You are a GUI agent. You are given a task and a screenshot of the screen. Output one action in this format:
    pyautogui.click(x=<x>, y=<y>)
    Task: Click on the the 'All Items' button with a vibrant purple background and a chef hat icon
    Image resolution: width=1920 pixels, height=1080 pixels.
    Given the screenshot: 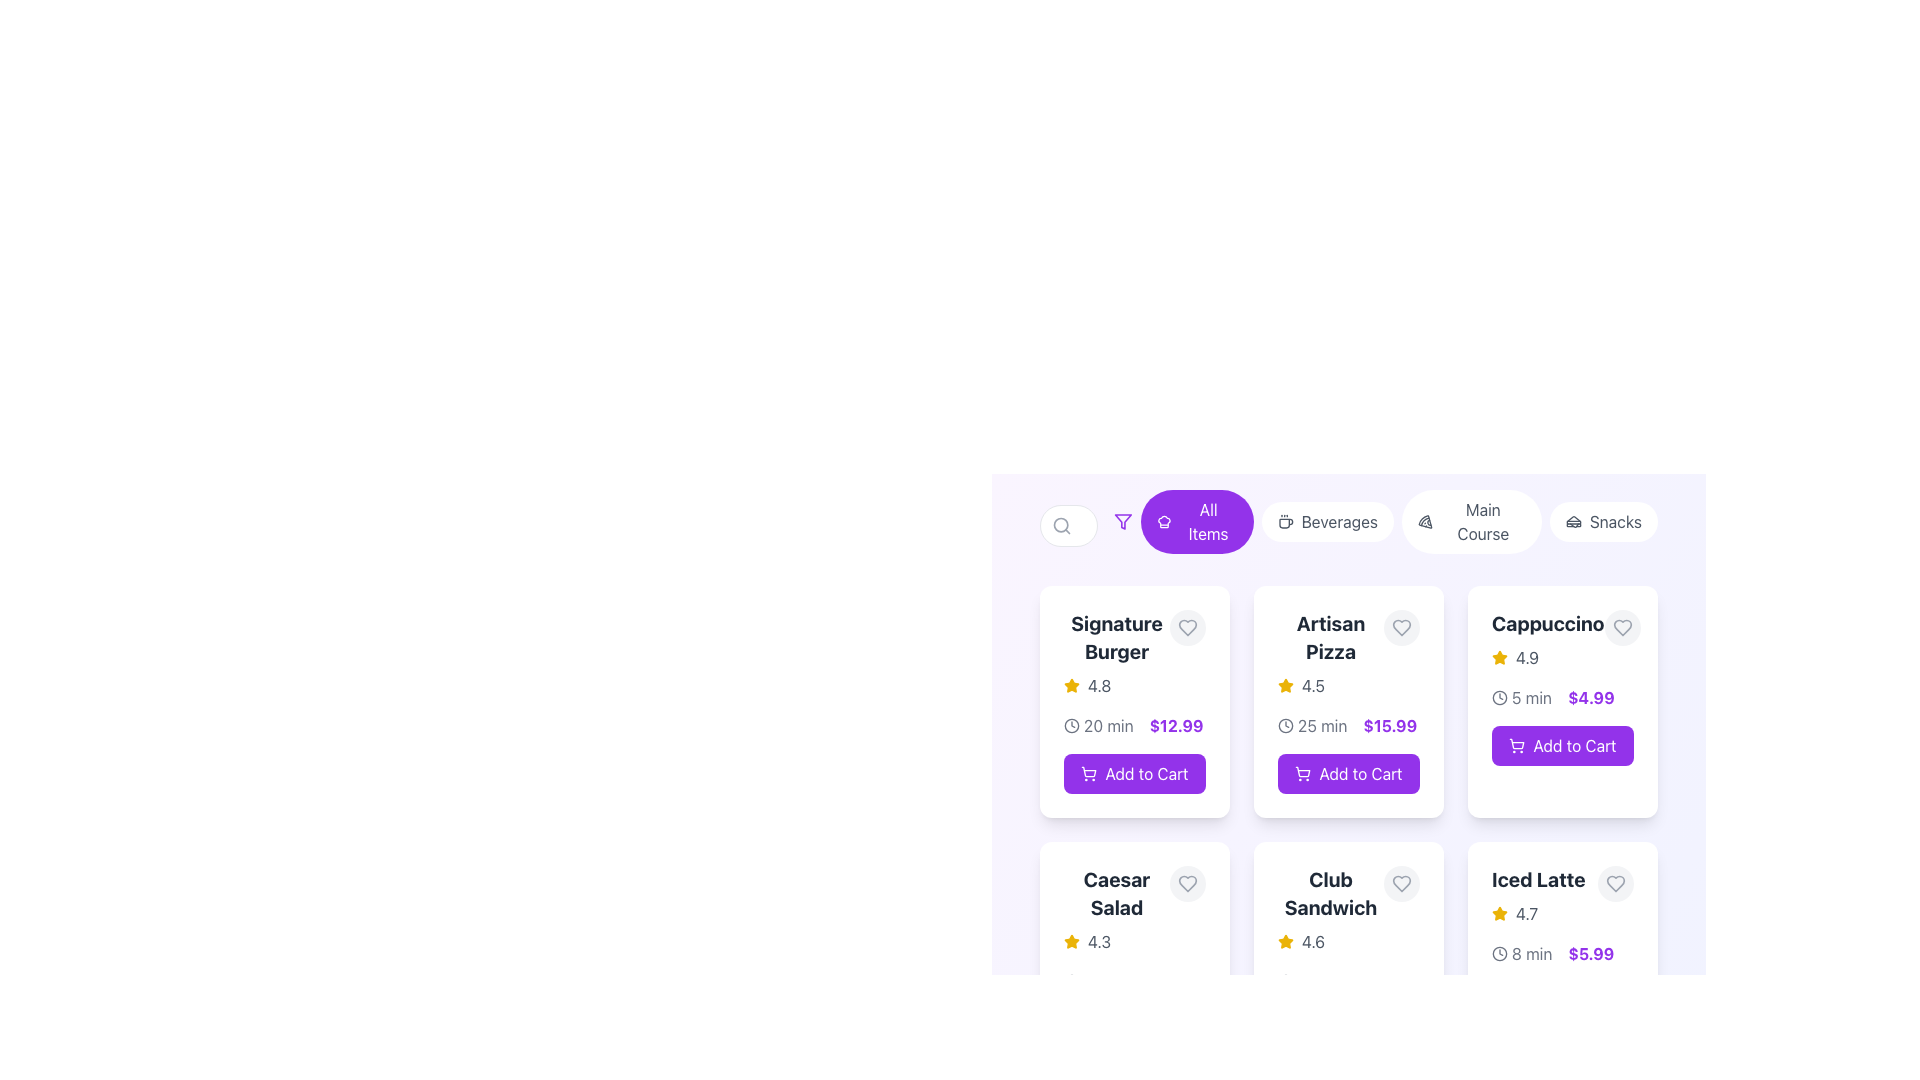 What is the action you would take?
    pyautogui.click(x=1197, y=520)
    